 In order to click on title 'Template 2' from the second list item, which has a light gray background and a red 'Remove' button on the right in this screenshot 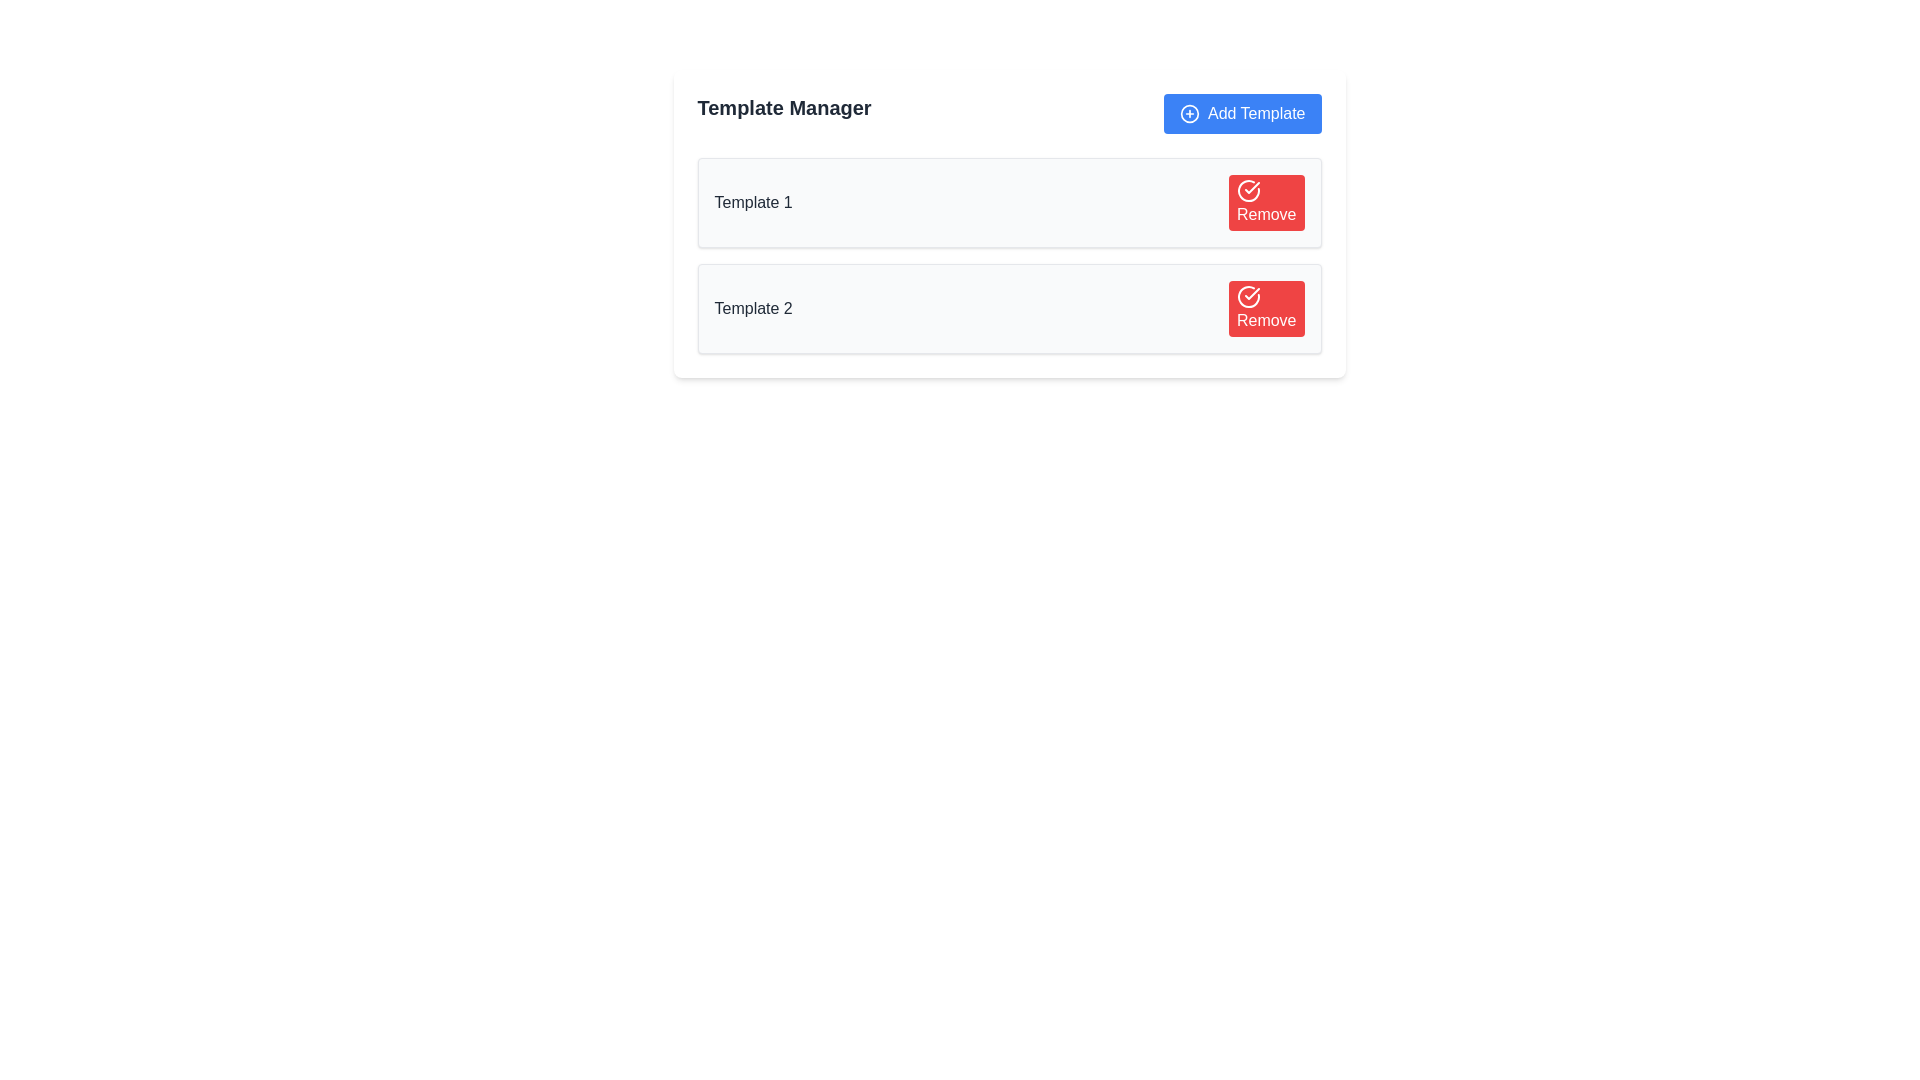, I will do `click(1009, 308)`.